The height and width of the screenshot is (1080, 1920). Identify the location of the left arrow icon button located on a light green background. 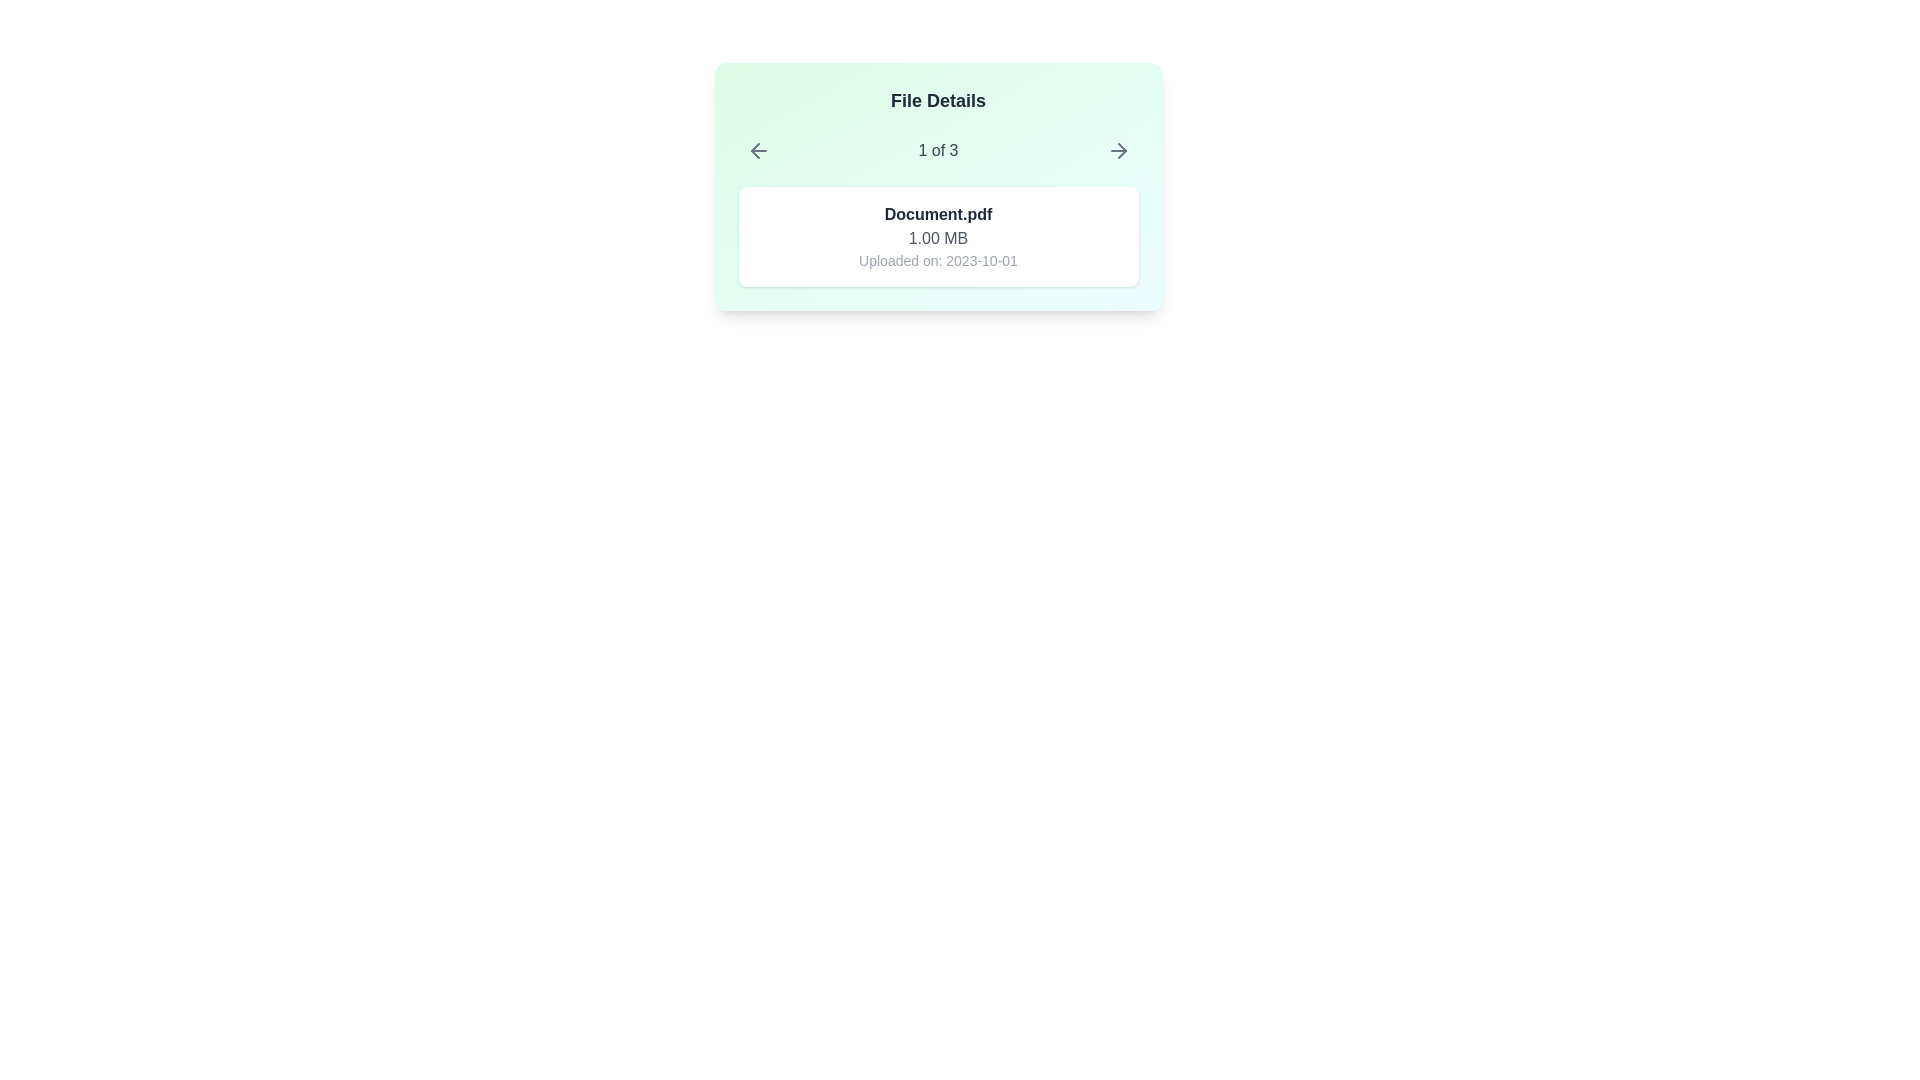
(757, 149).